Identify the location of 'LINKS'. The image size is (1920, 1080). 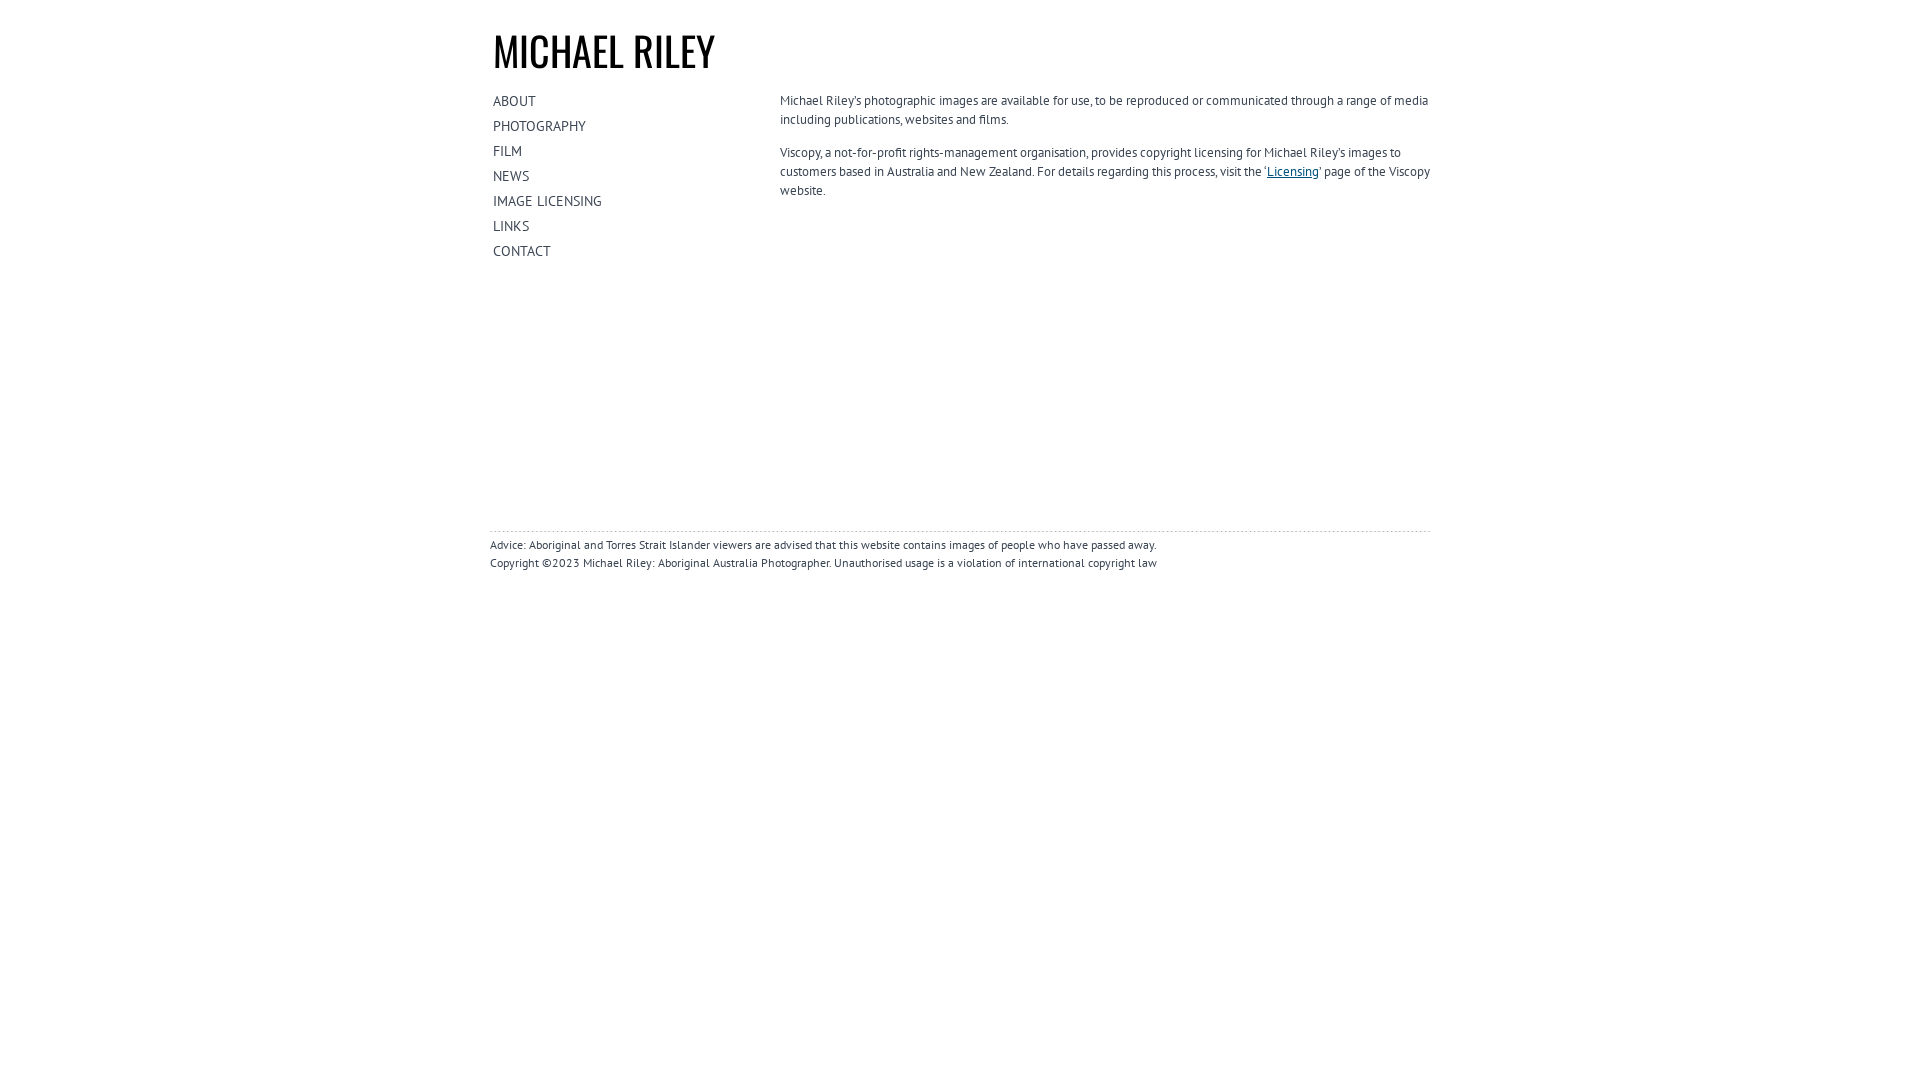
(493, 225).